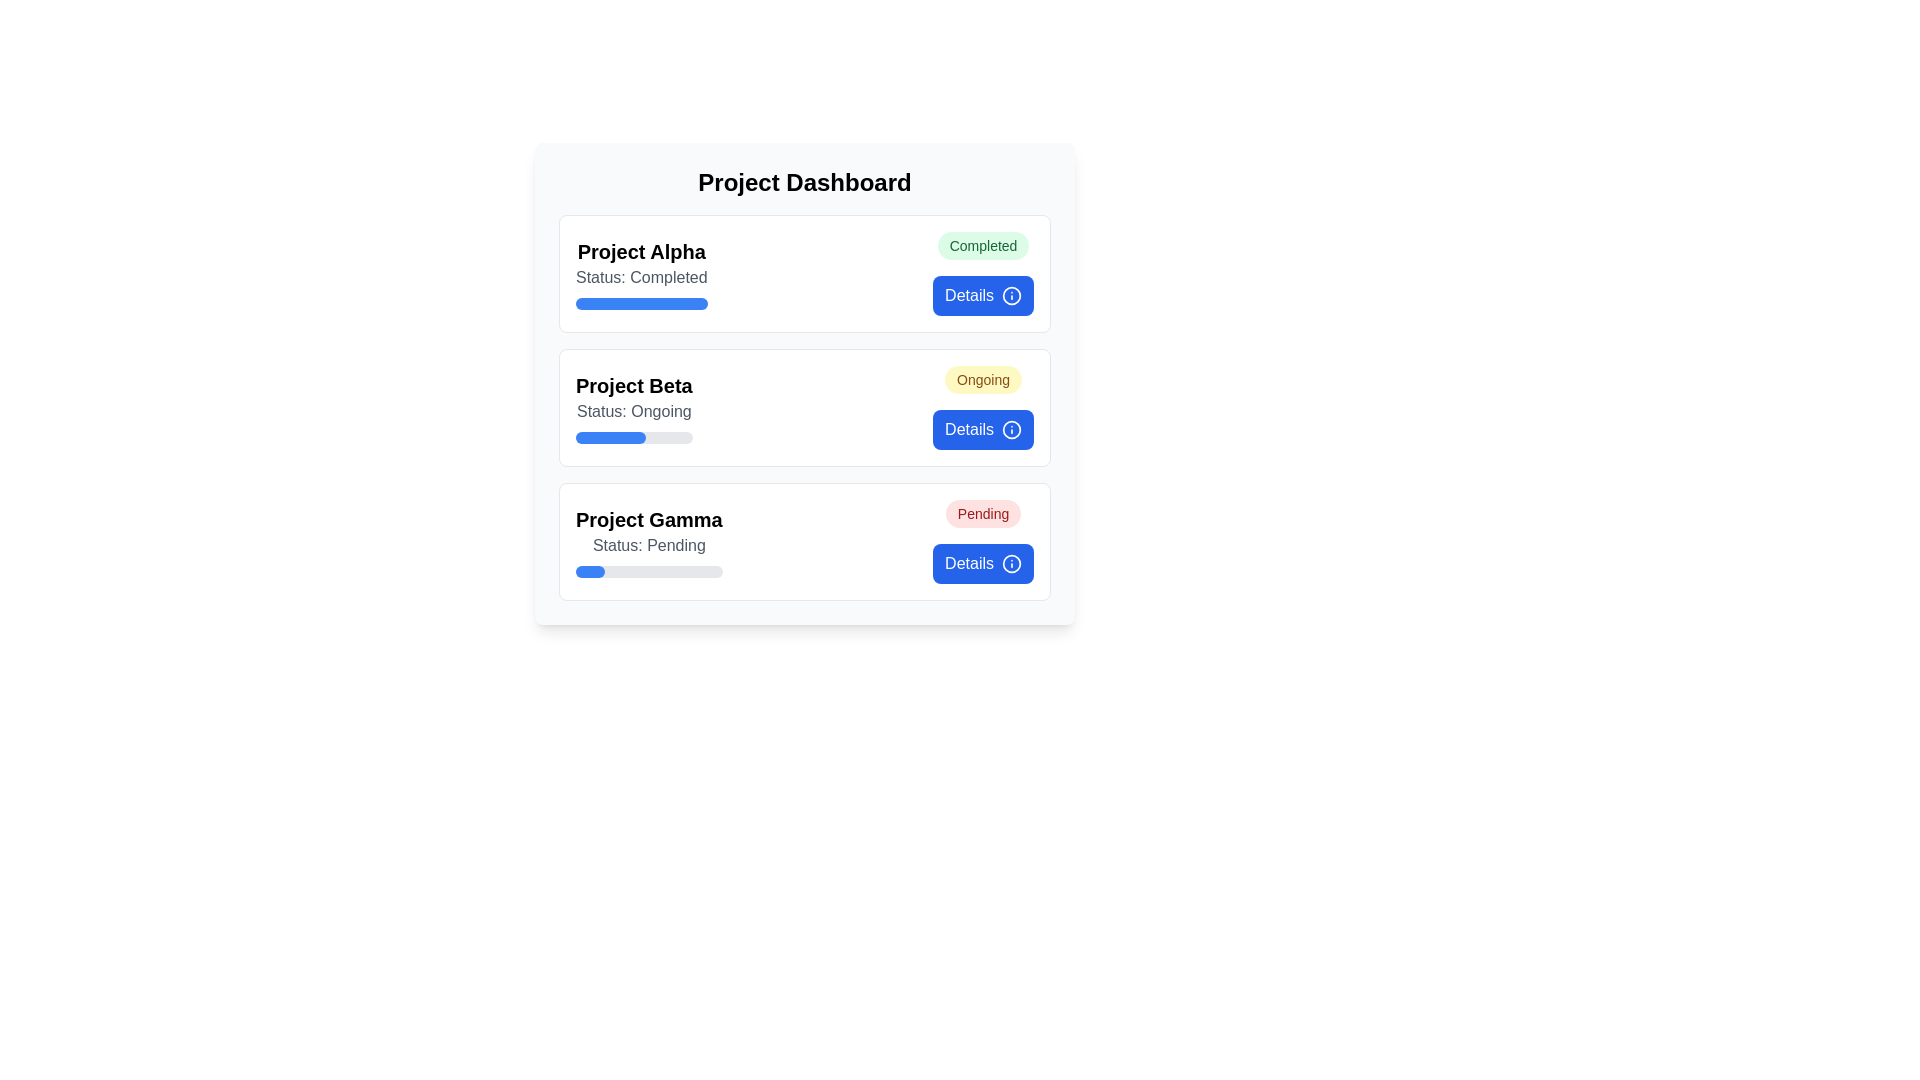 The width and height of the screenshot is (1920, 1080). Describe the element at coordinates (649, 542) in the screenshot. I see `the 'Project Gamma' text label indicating its status as 'Pending' within the Project Dashboard interface` at that location.